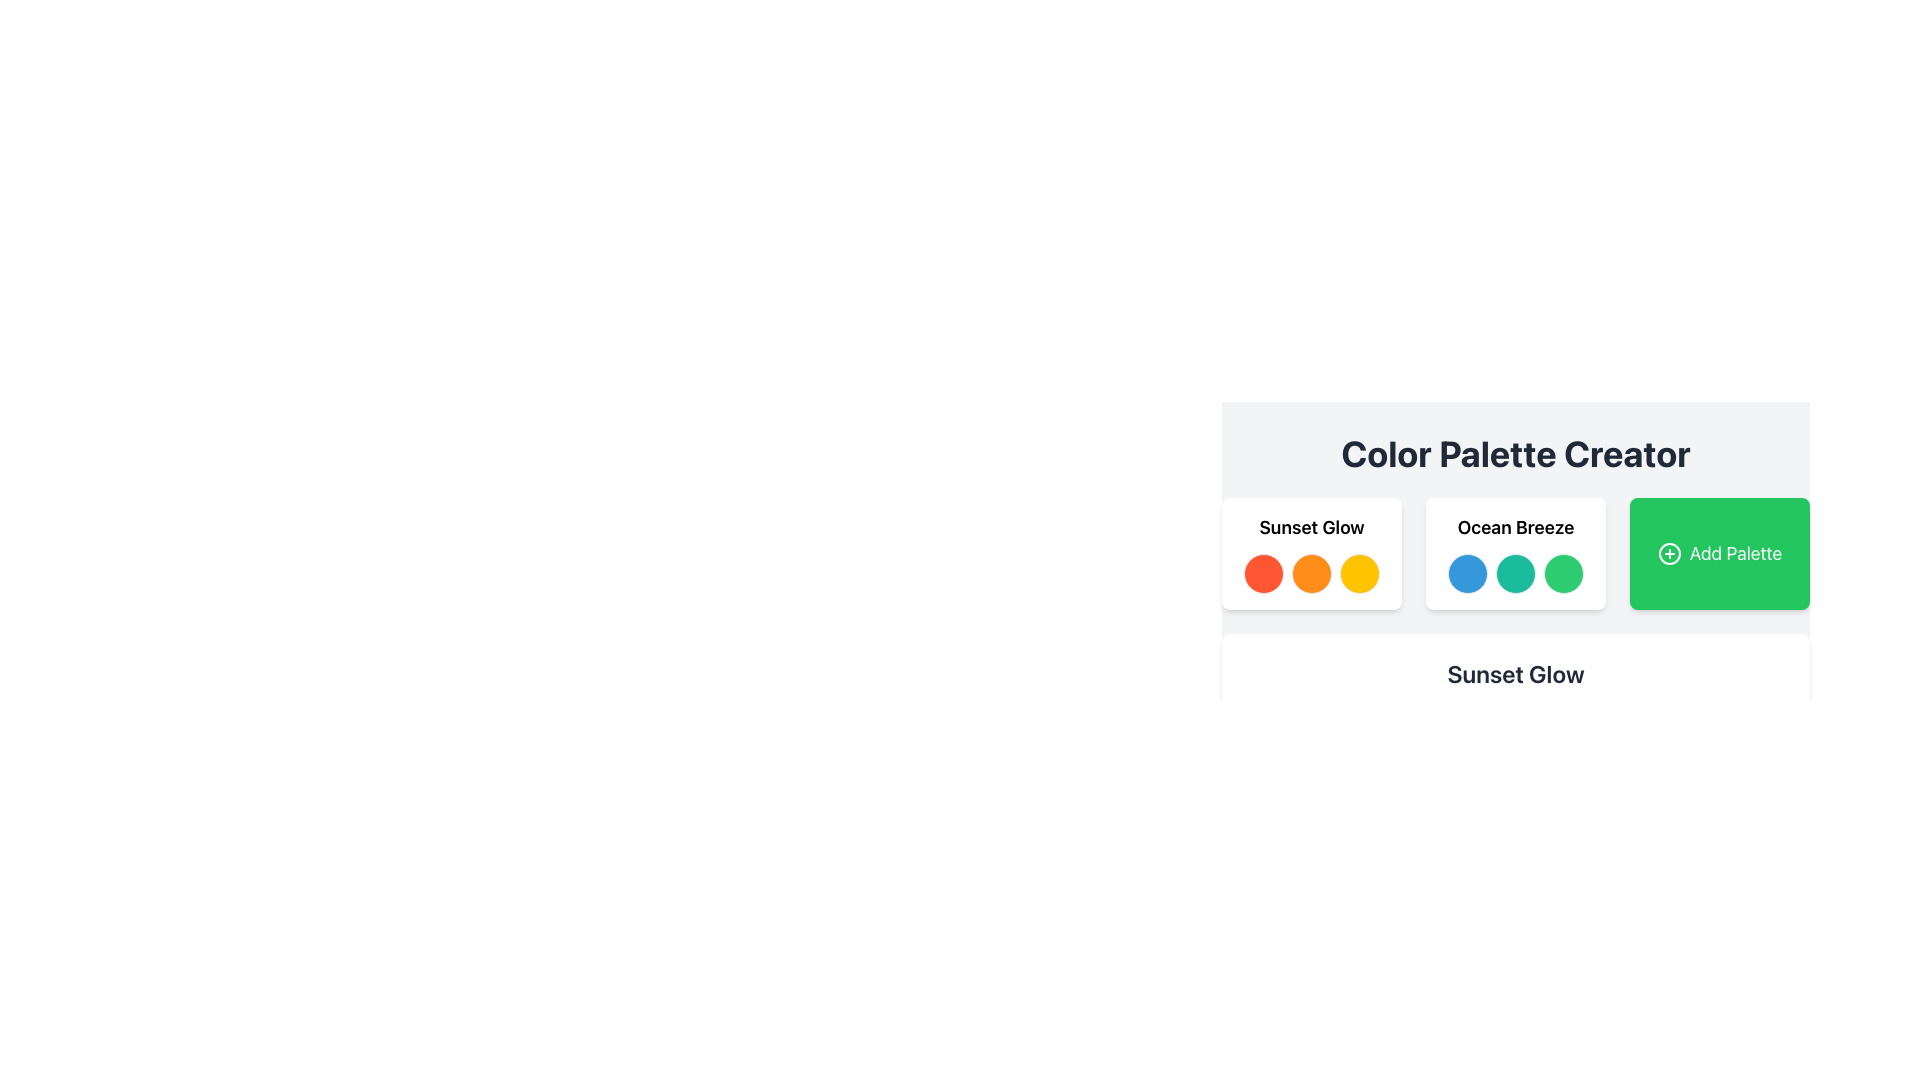  What do you see at coordinates (1516, 527) in the screenshot?
I see `the Text Label element displaying 'Ocean Breeze', which is styled as a bold headline at the top-center of a card layout` at bounding box center [1516, 527].